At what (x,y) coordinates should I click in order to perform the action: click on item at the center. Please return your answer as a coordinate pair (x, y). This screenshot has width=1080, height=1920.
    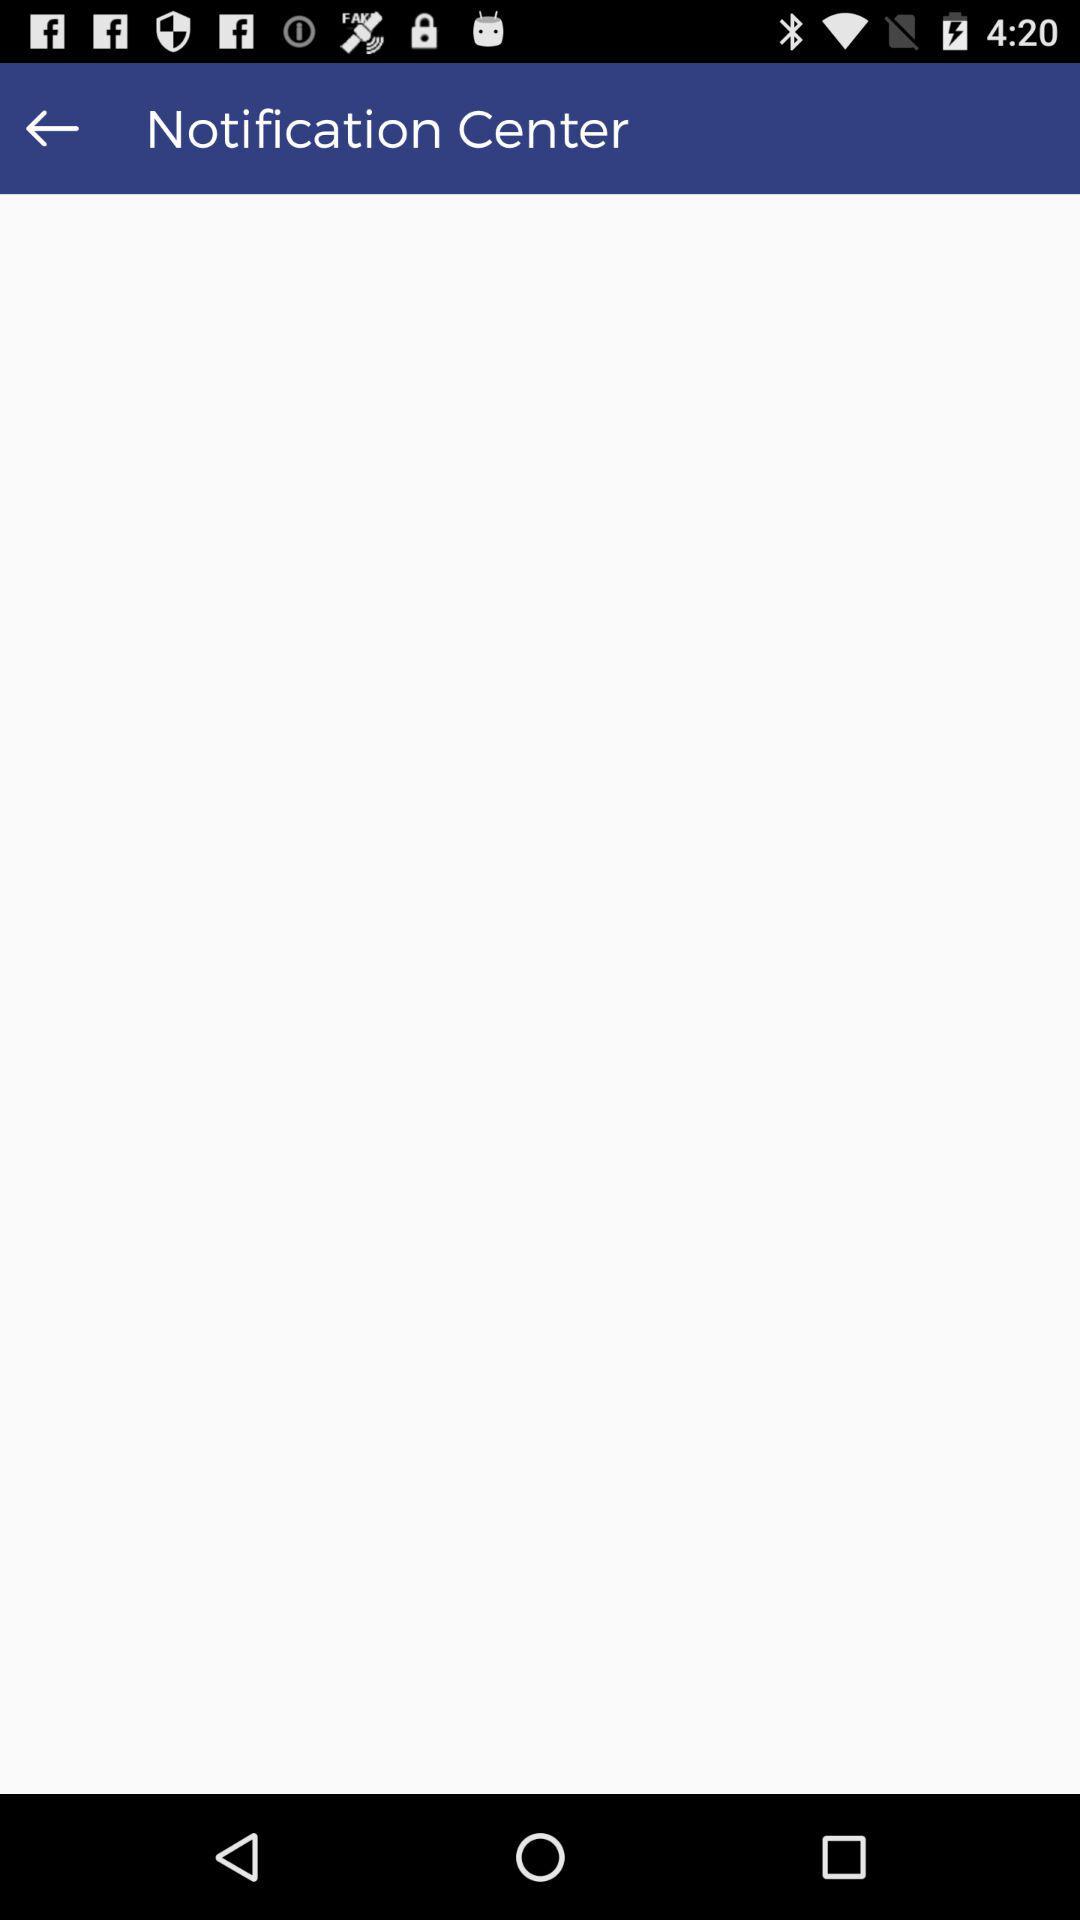
    Looking at the image, I should click on (540, 994).